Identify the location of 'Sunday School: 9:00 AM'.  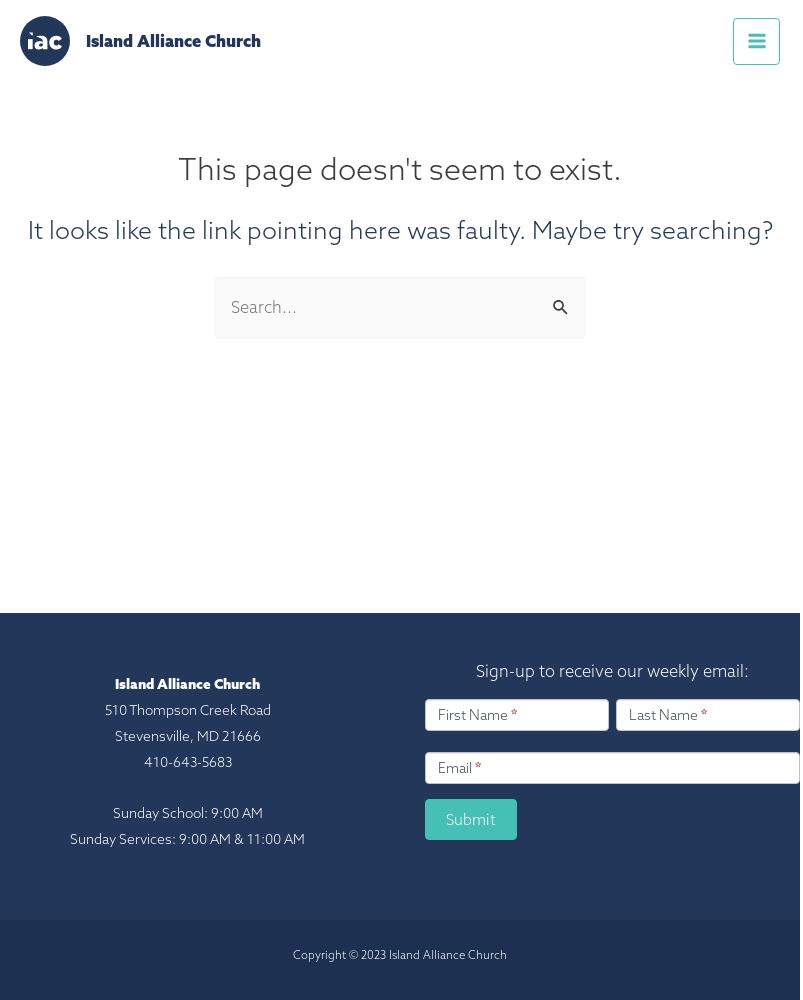
(187, 812).